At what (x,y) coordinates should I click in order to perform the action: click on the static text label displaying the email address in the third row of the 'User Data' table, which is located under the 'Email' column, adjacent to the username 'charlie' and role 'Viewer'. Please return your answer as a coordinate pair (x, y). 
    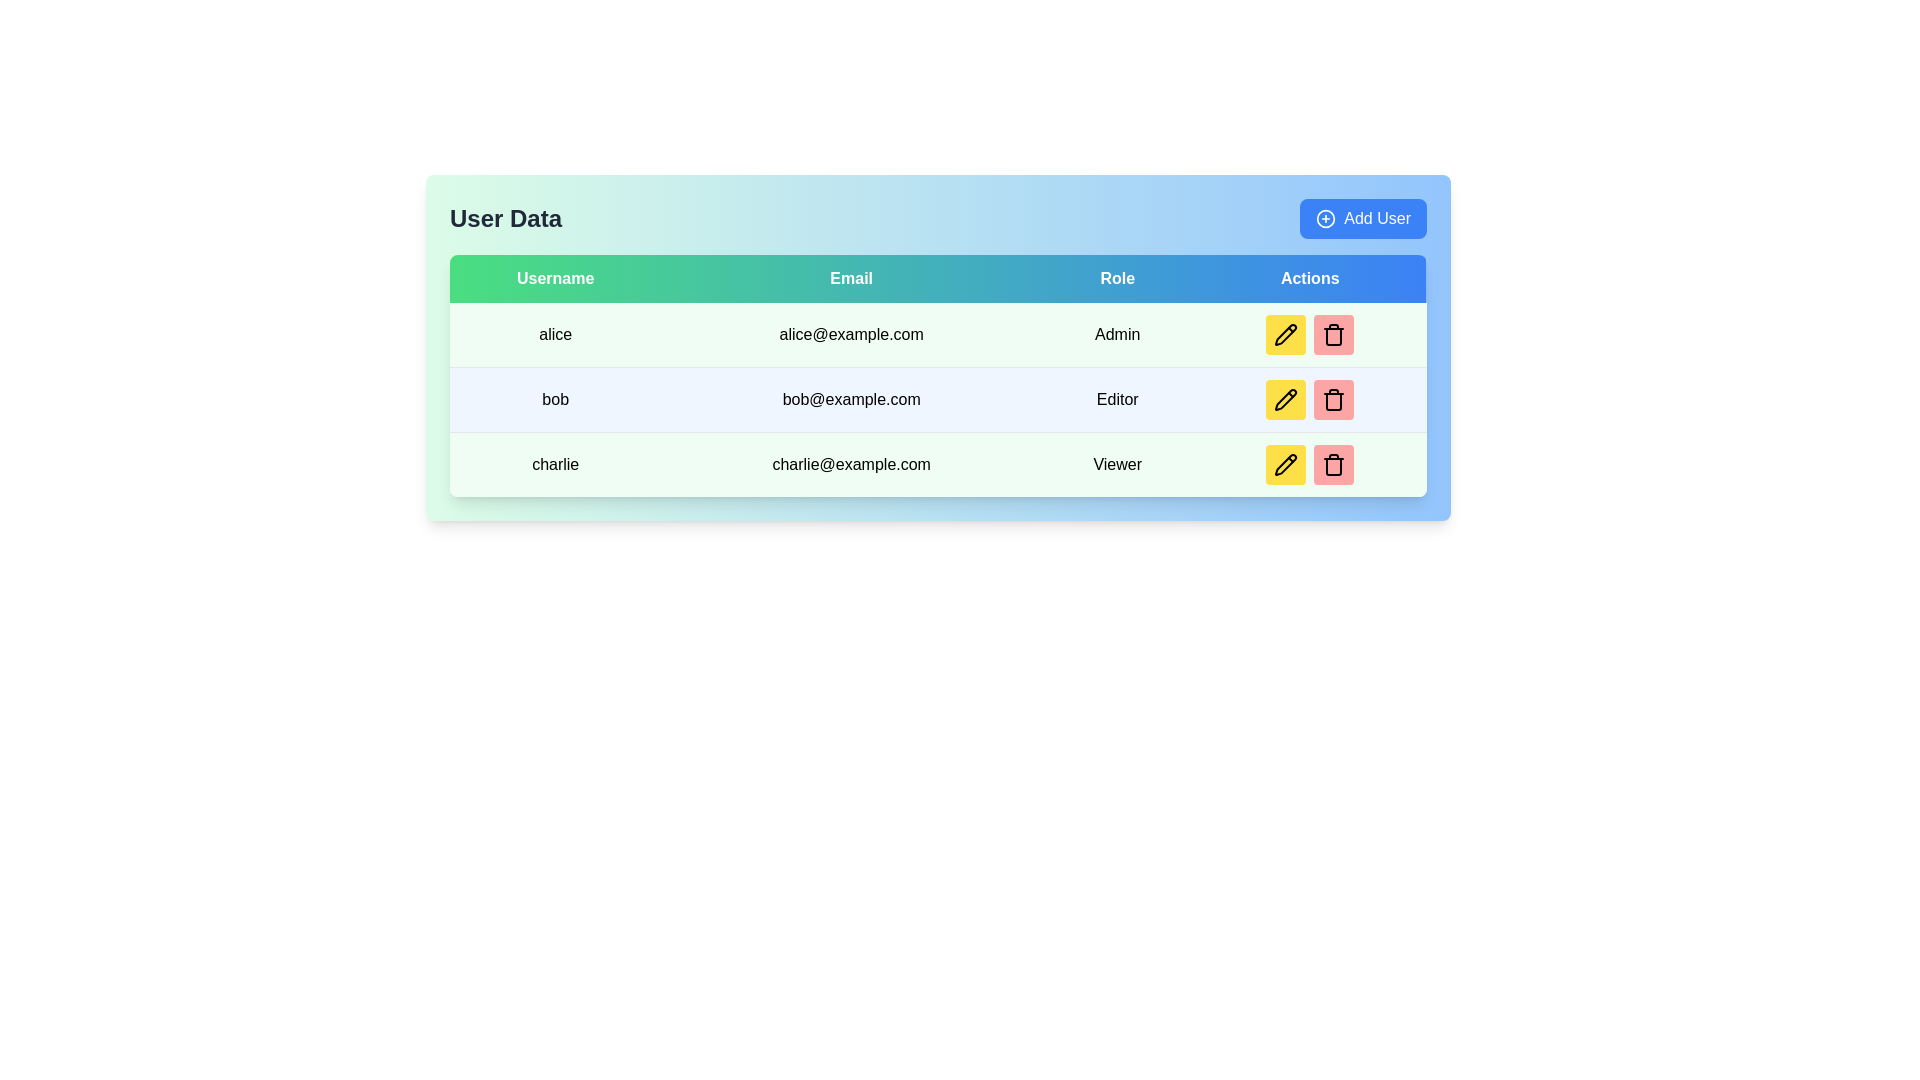
    Looking at the image, I should click on (851, 464).